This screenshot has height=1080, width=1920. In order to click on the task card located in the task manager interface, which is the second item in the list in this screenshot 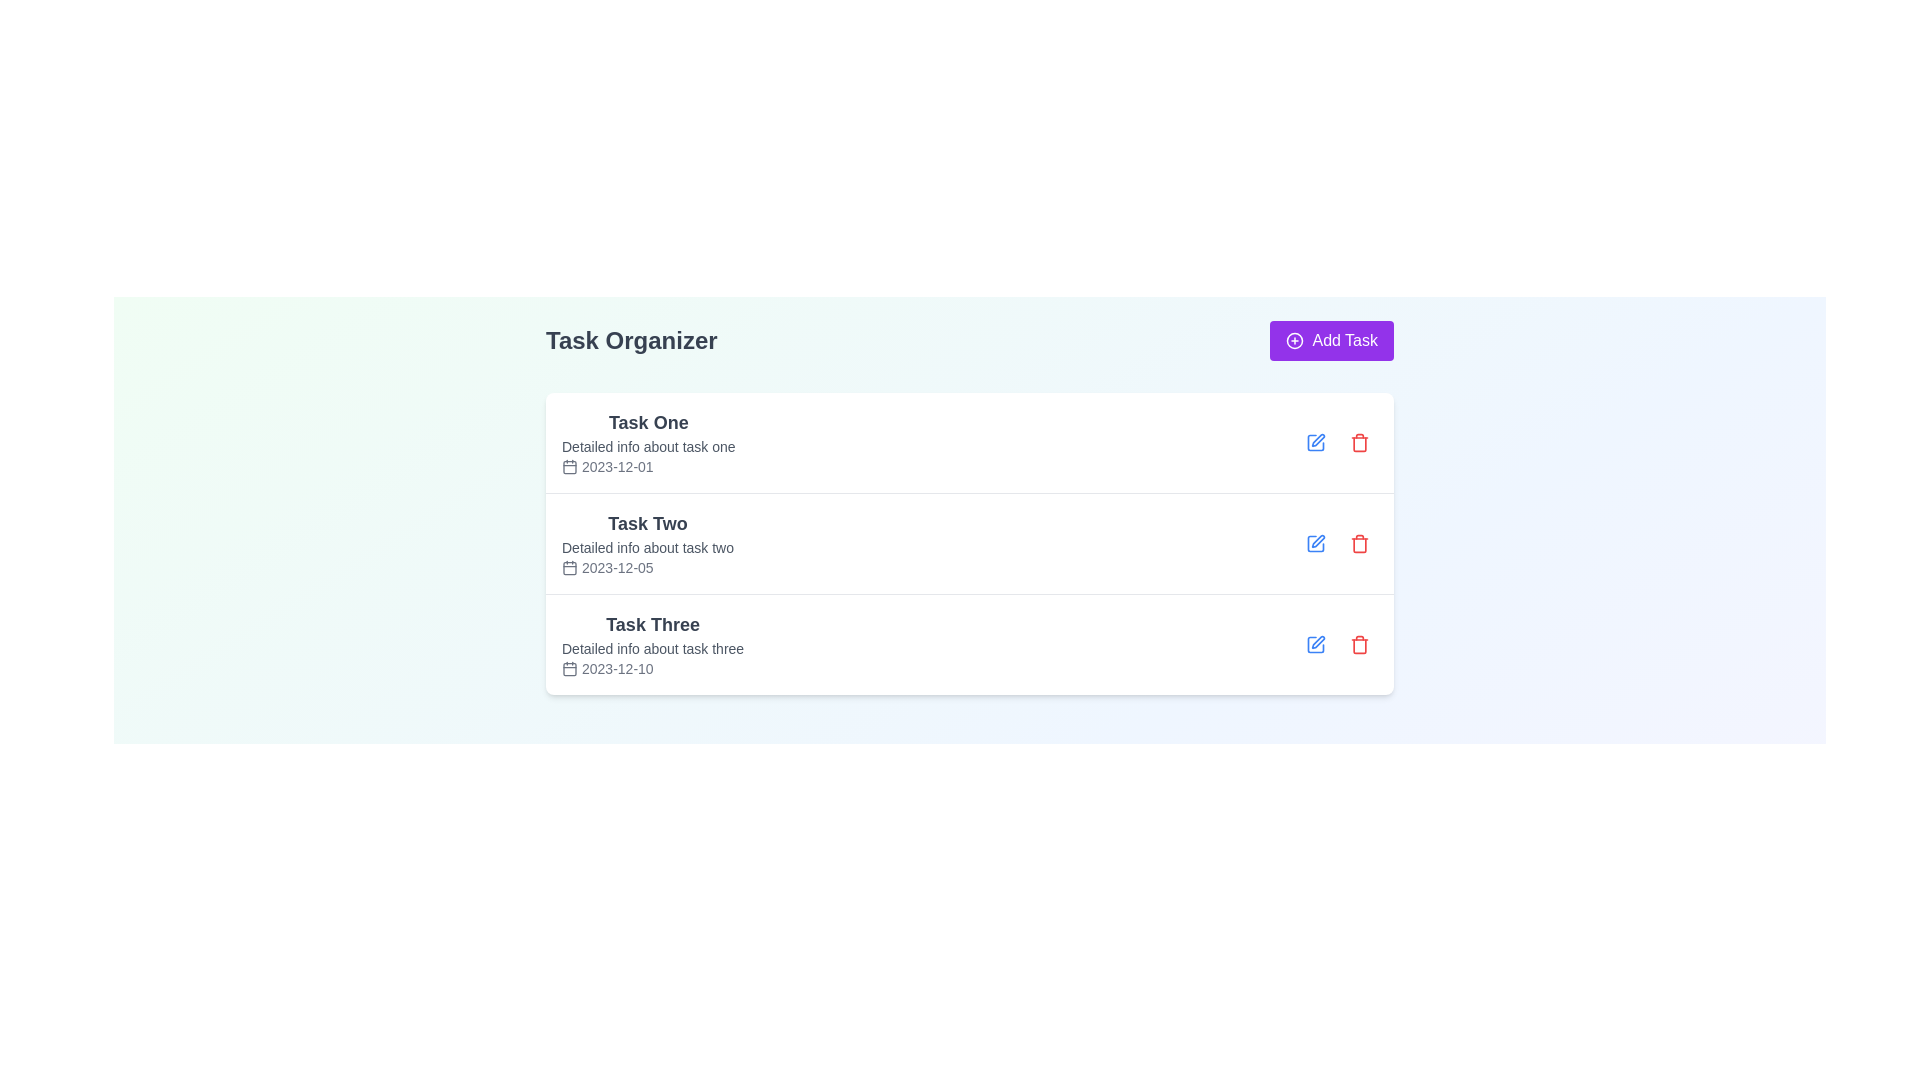, I will do `click(969, 507)`.